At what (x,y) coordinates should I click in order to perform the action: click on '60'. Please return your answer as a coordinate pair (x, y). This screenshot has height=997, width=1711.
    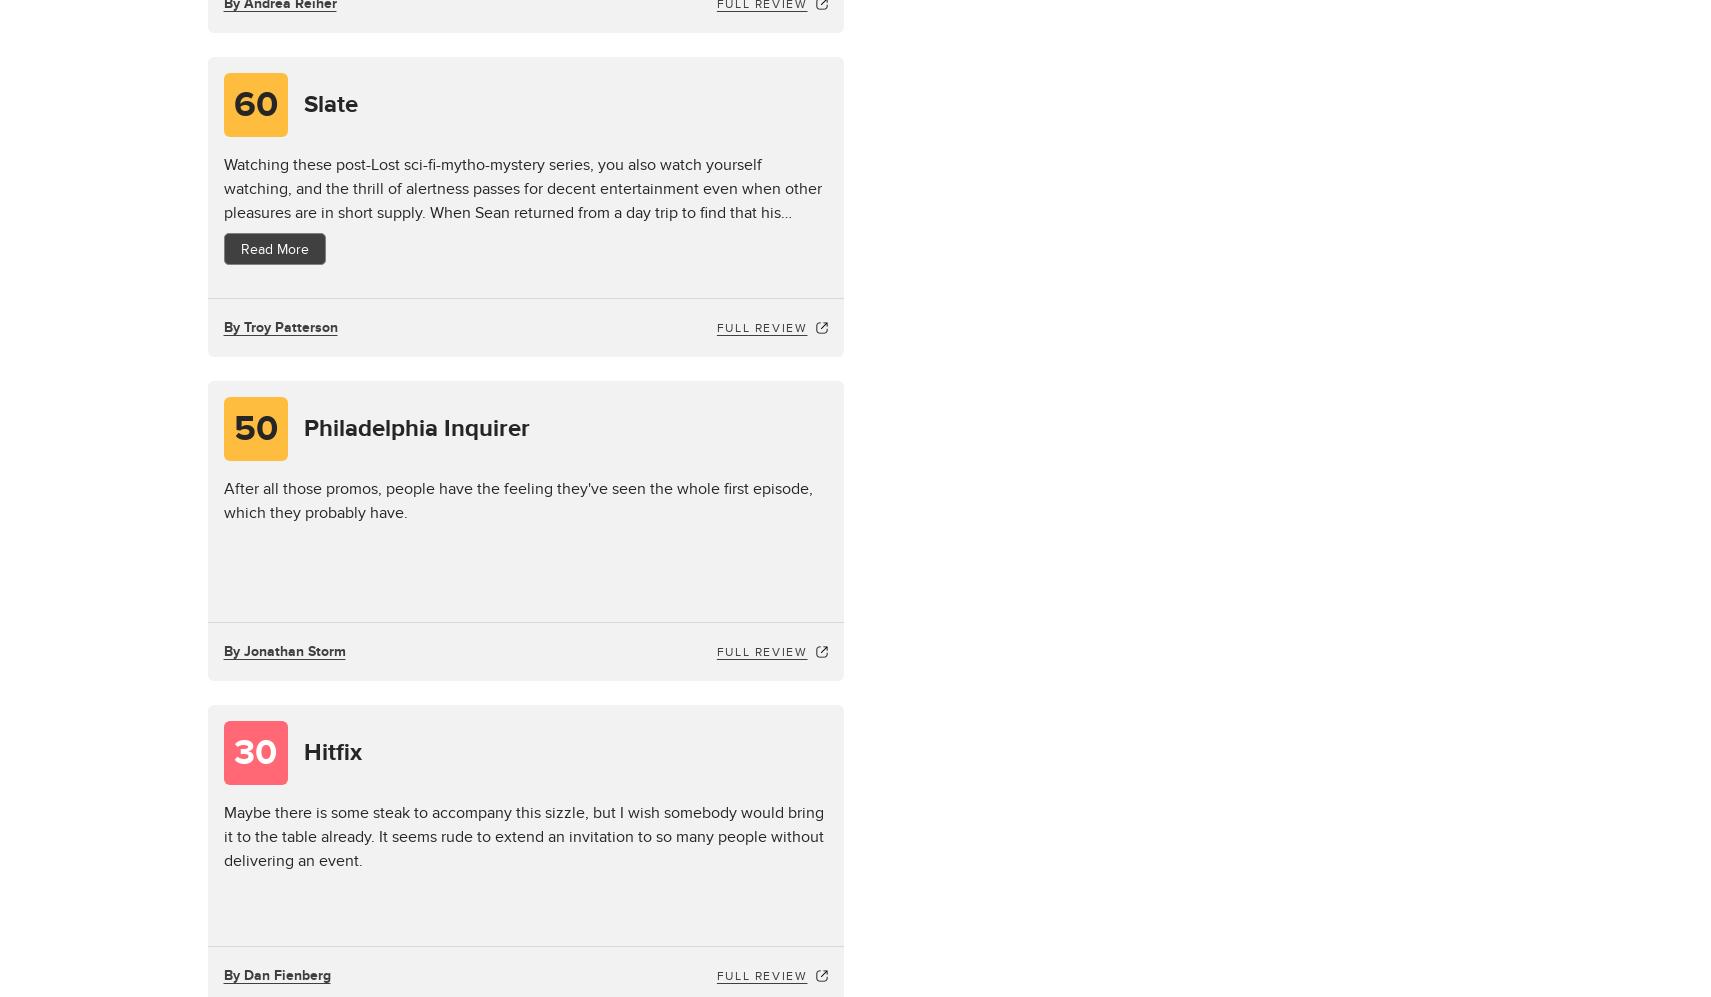
    Looking at the image, I should click on (232, 104).